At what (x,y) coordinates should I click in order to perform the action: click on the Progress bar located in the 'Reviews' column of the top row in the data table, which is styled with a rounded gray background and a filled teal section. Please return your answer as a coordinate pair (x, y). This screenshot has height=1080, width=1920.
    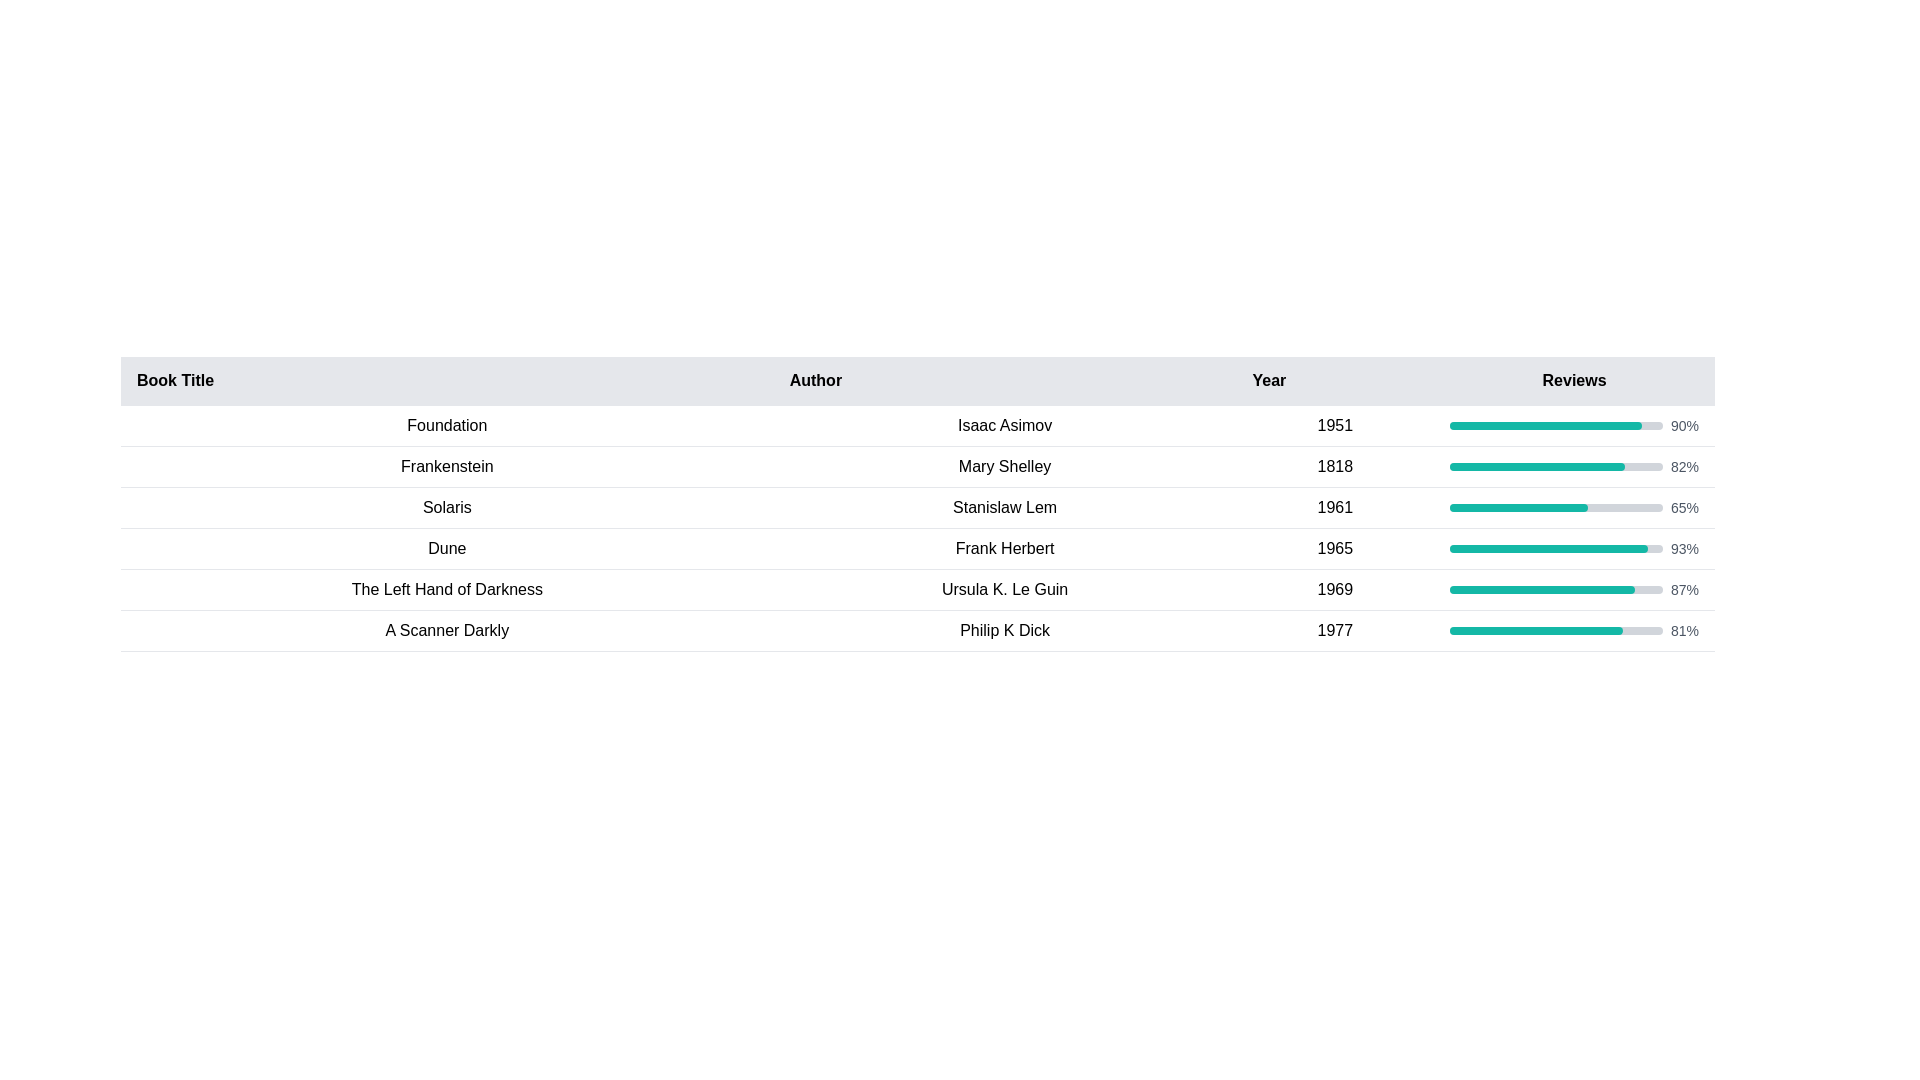
    Looking at the image, I should click on (1555, 424).